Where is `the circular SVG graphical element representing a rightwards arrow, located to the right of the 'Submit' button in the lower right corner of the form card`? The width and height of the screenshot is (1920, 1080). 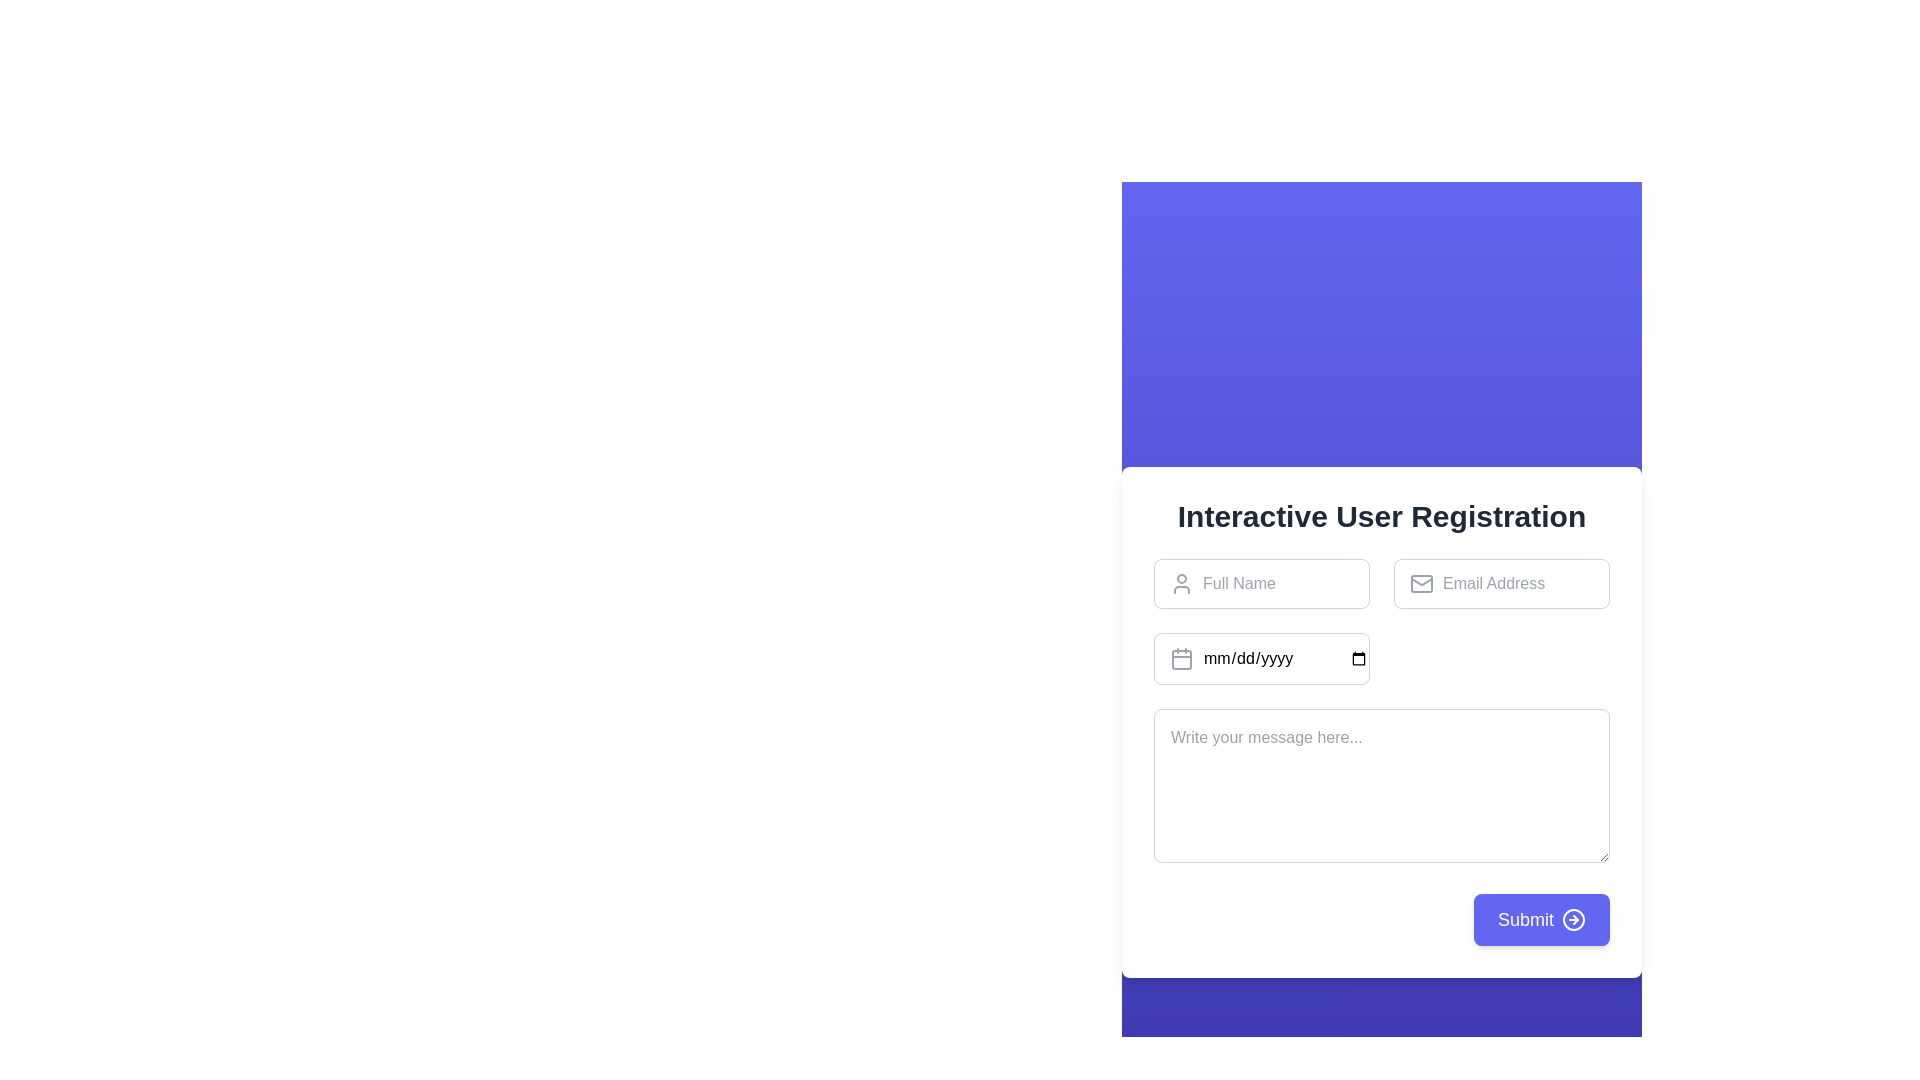
the circular SVG graphical element representing a rightwards arrow, located to the right of the 'Submit' button in the lower right corner of the form card is located at coordinates (1573, 919).